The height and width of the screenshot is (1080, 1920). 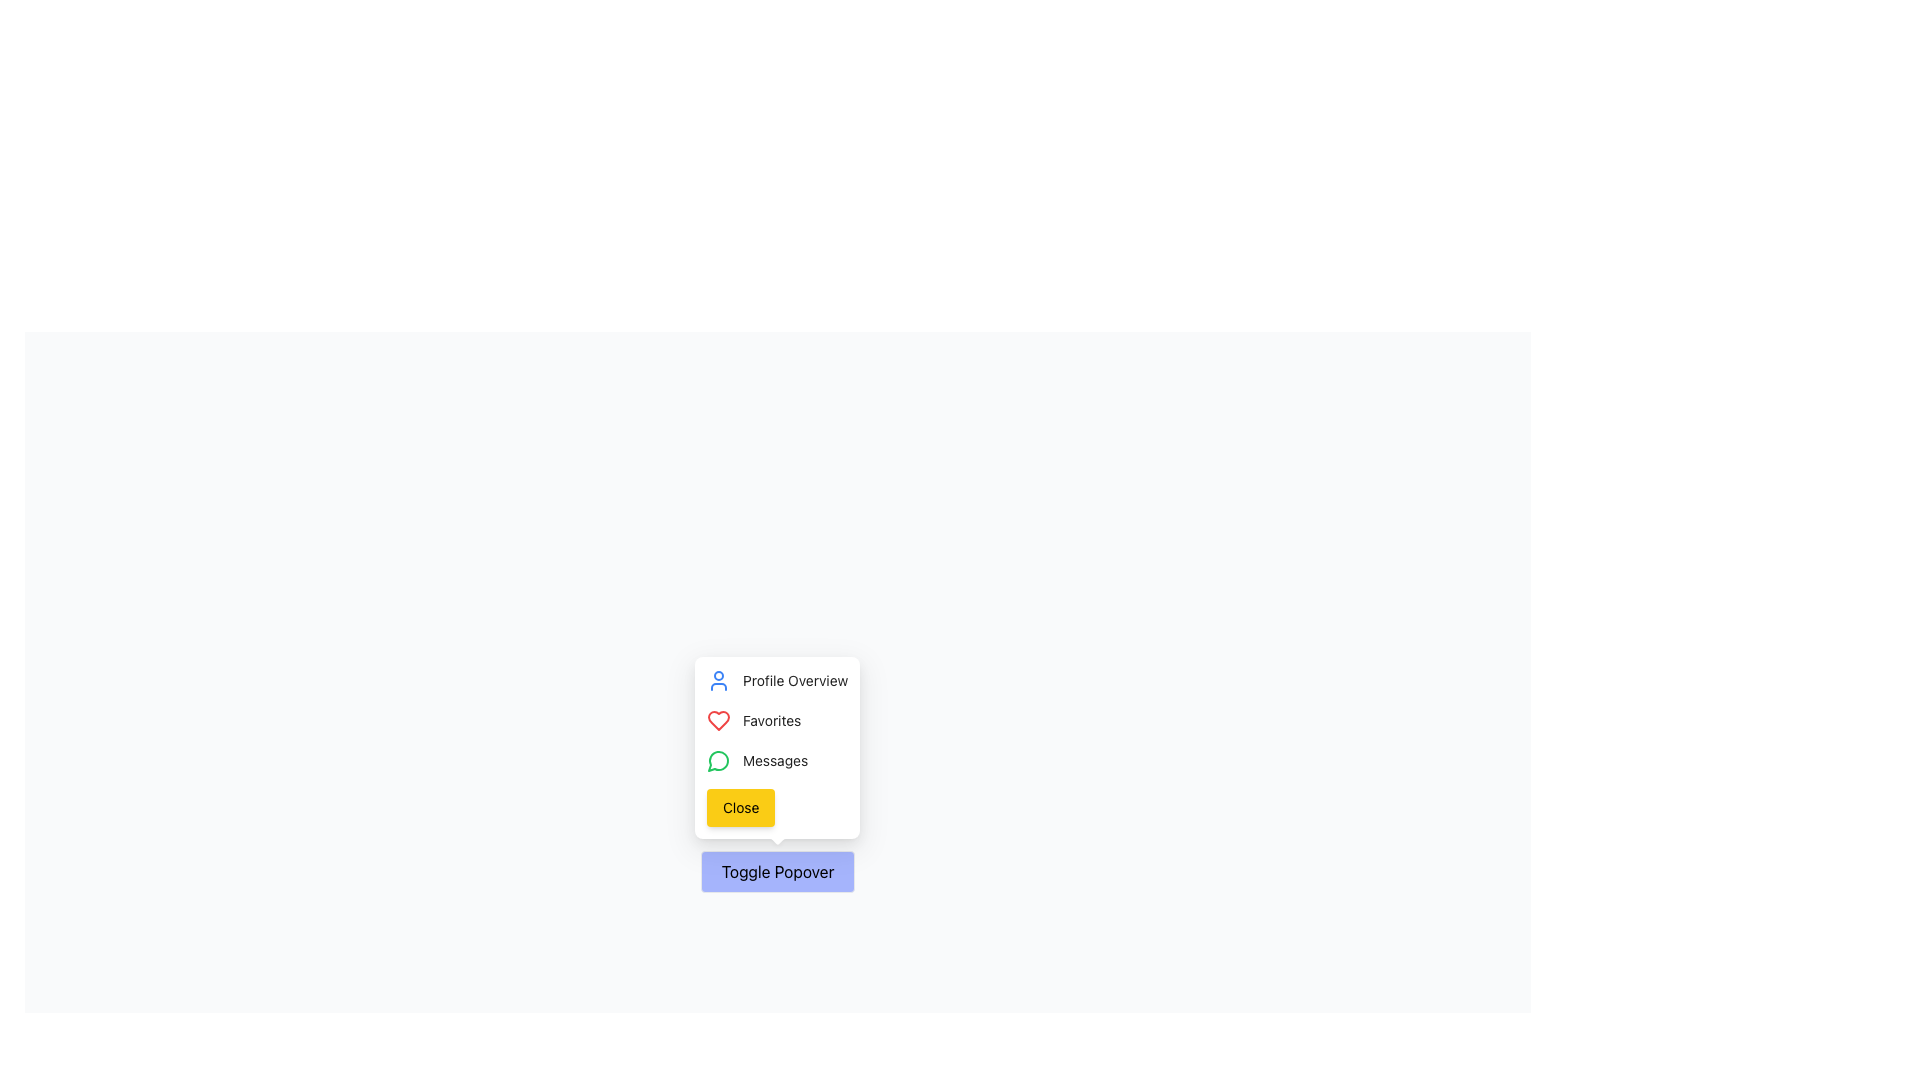 I want to click on the toggle button located at the bottom-center of the interface that controls the visibility of the popover panel, so click(x=776, y=870).